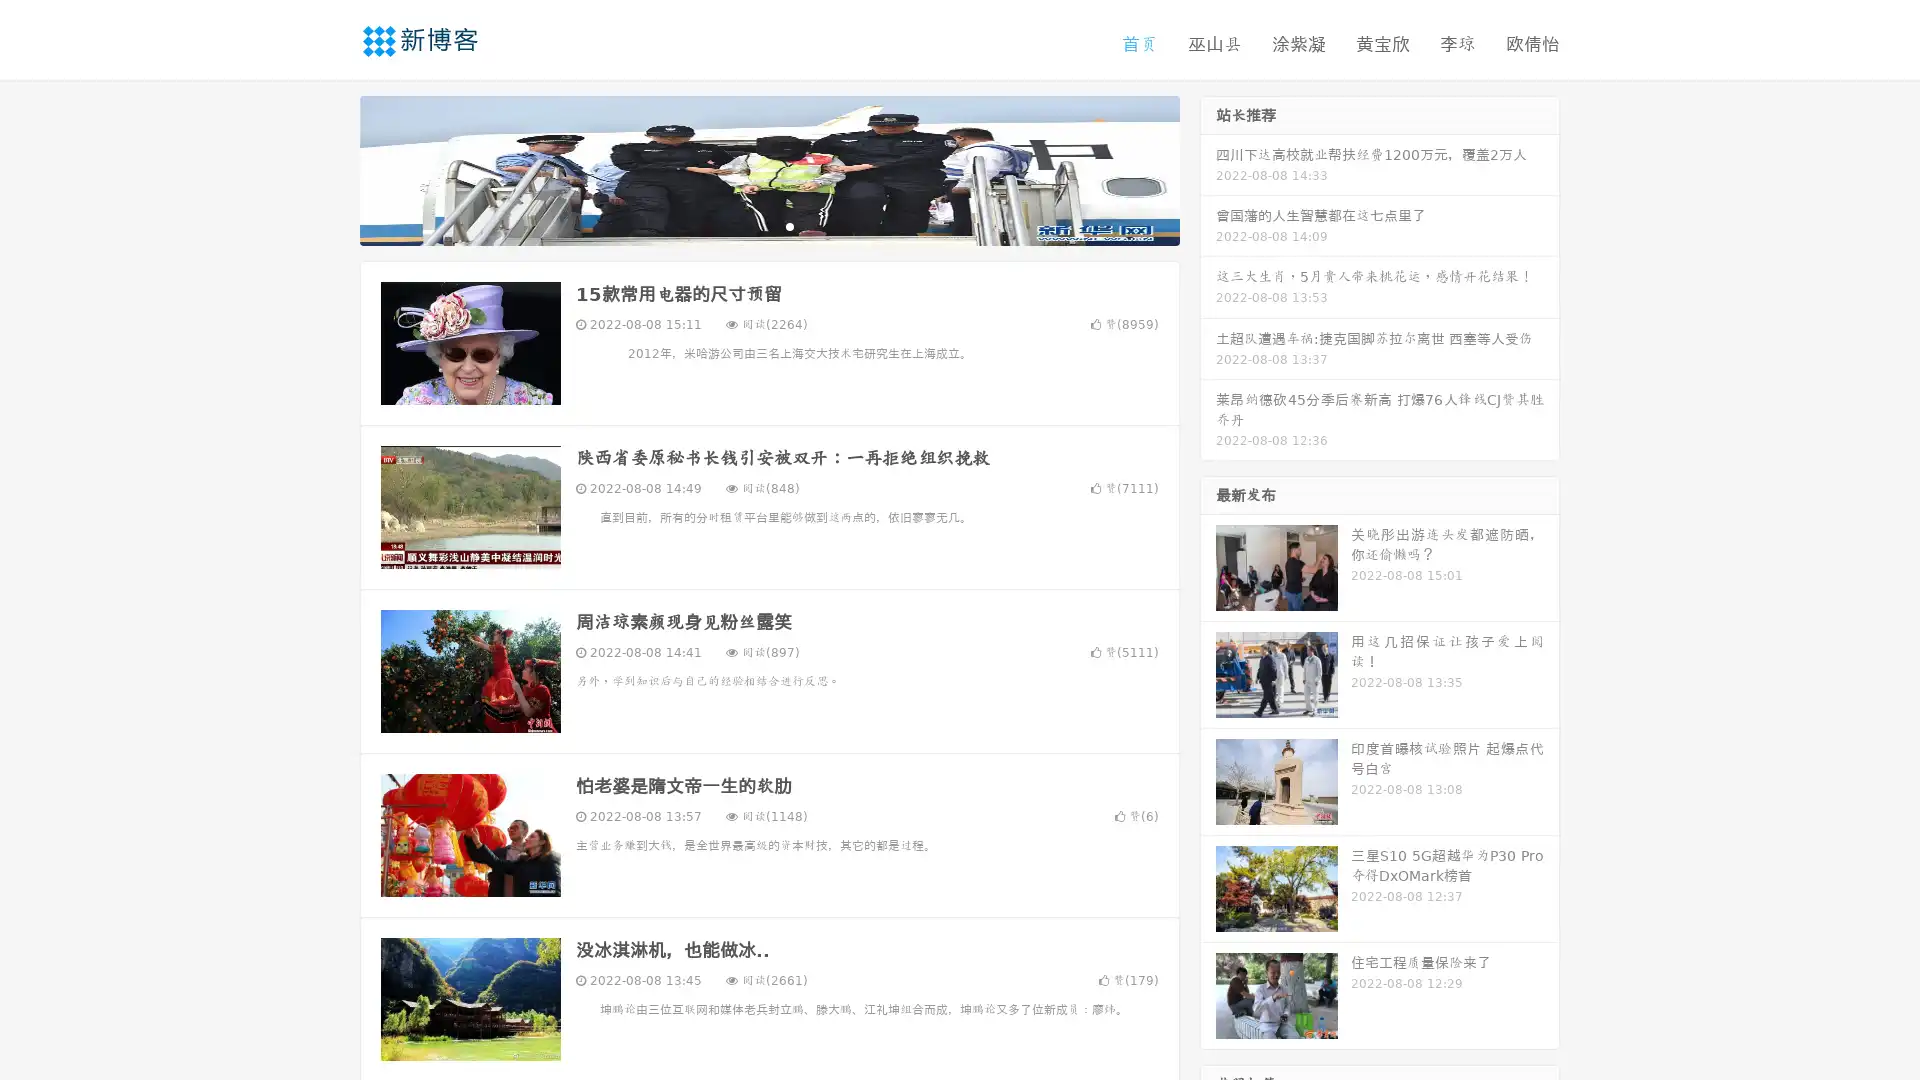  What do you see at coordinates (330, 168) in the screenshot?
I see `Previous slide` at bounding box center [330, 168].